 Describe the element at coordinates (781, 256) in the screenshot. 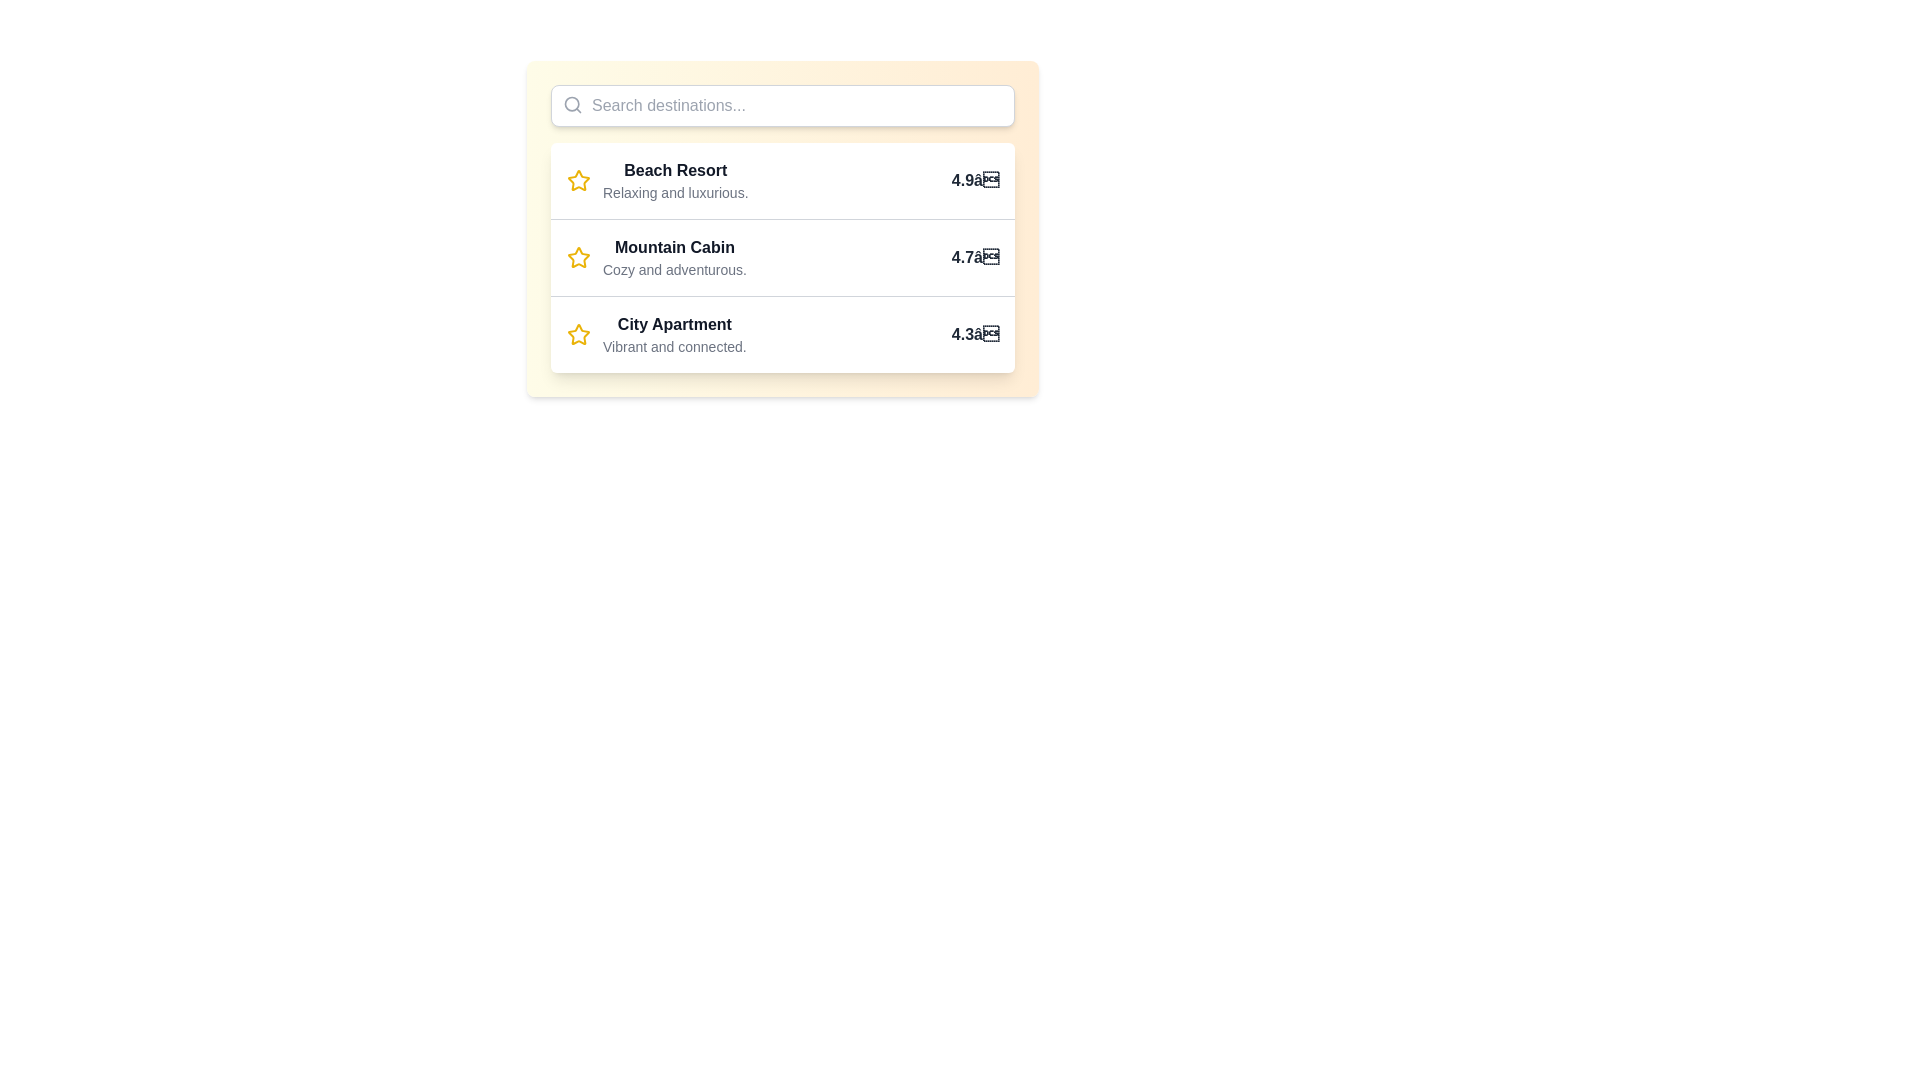

I see `the second ListItem in the vertical list that provides a brief description of a destination, including its name, tagline, and rating` at that location.